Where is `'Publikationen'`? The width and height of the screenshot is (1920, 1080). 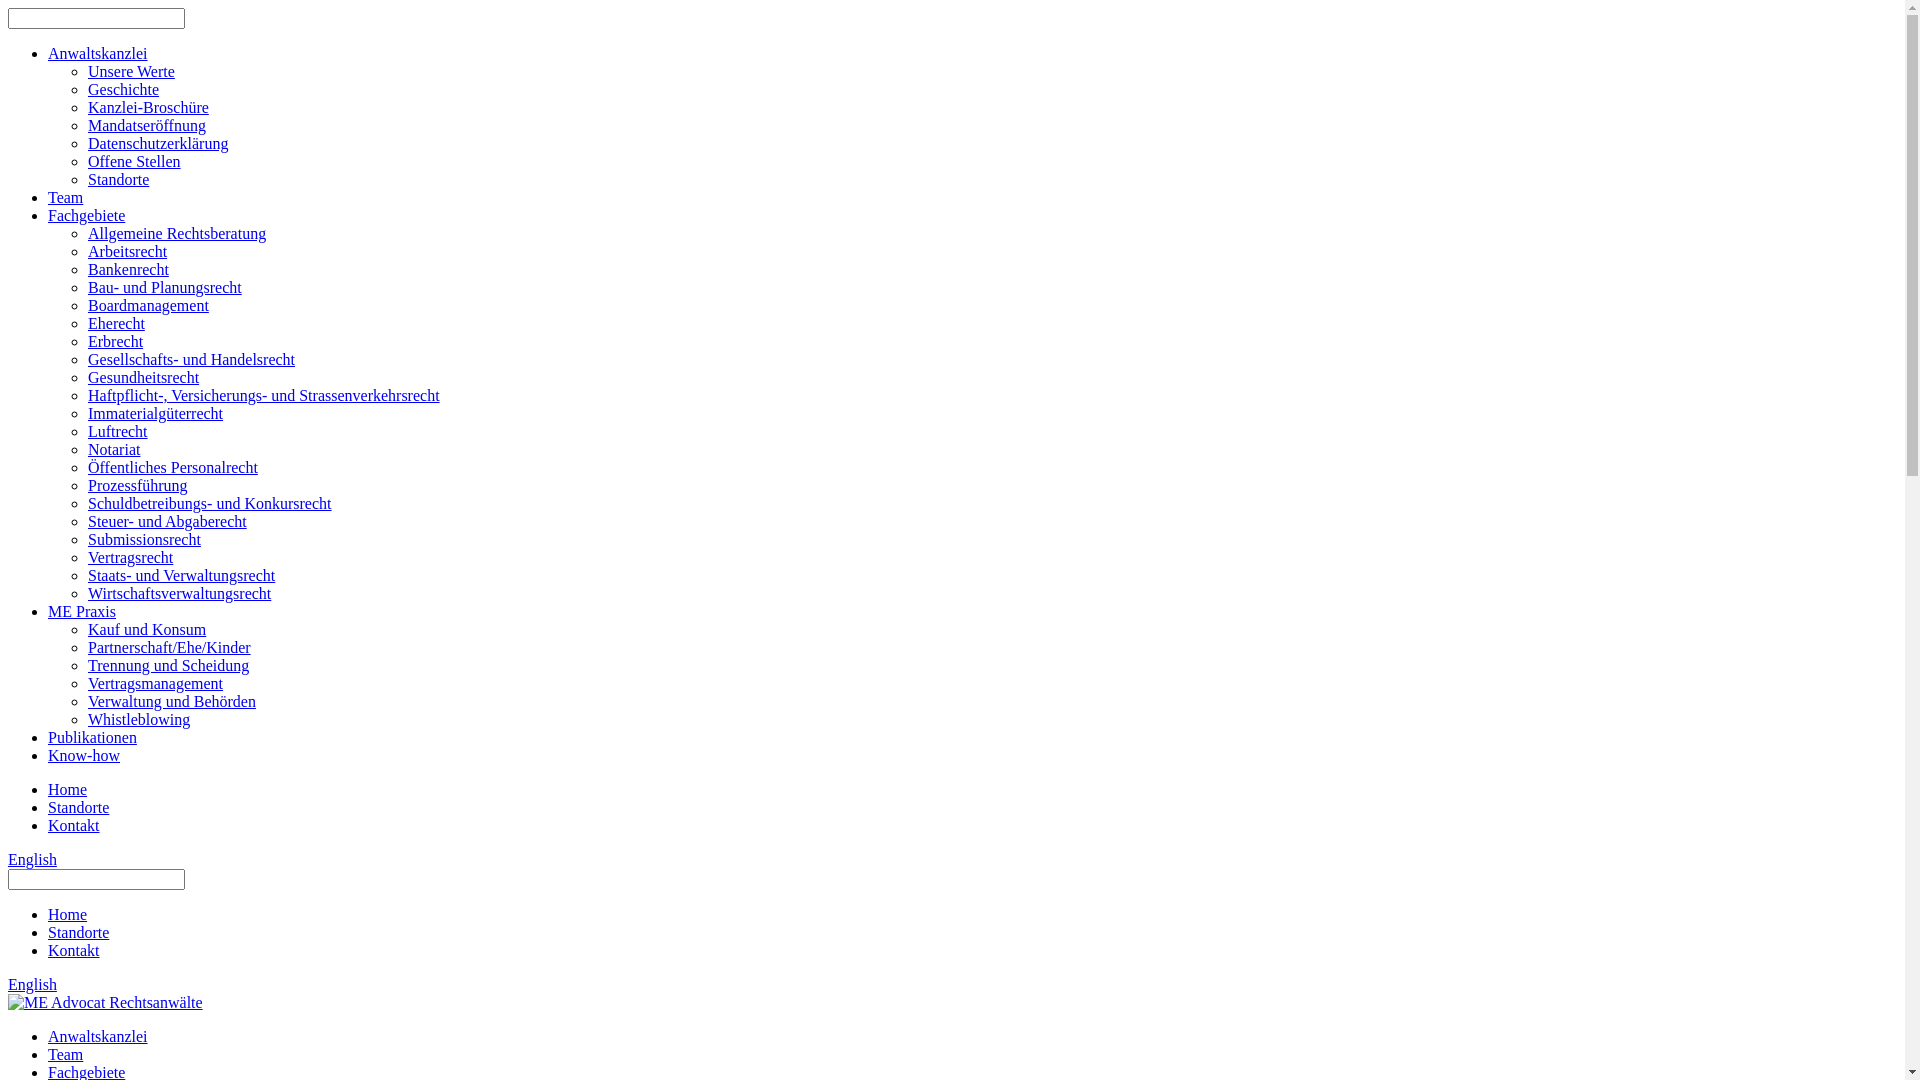 'Publikationen' is located at coordinates (91, 737).